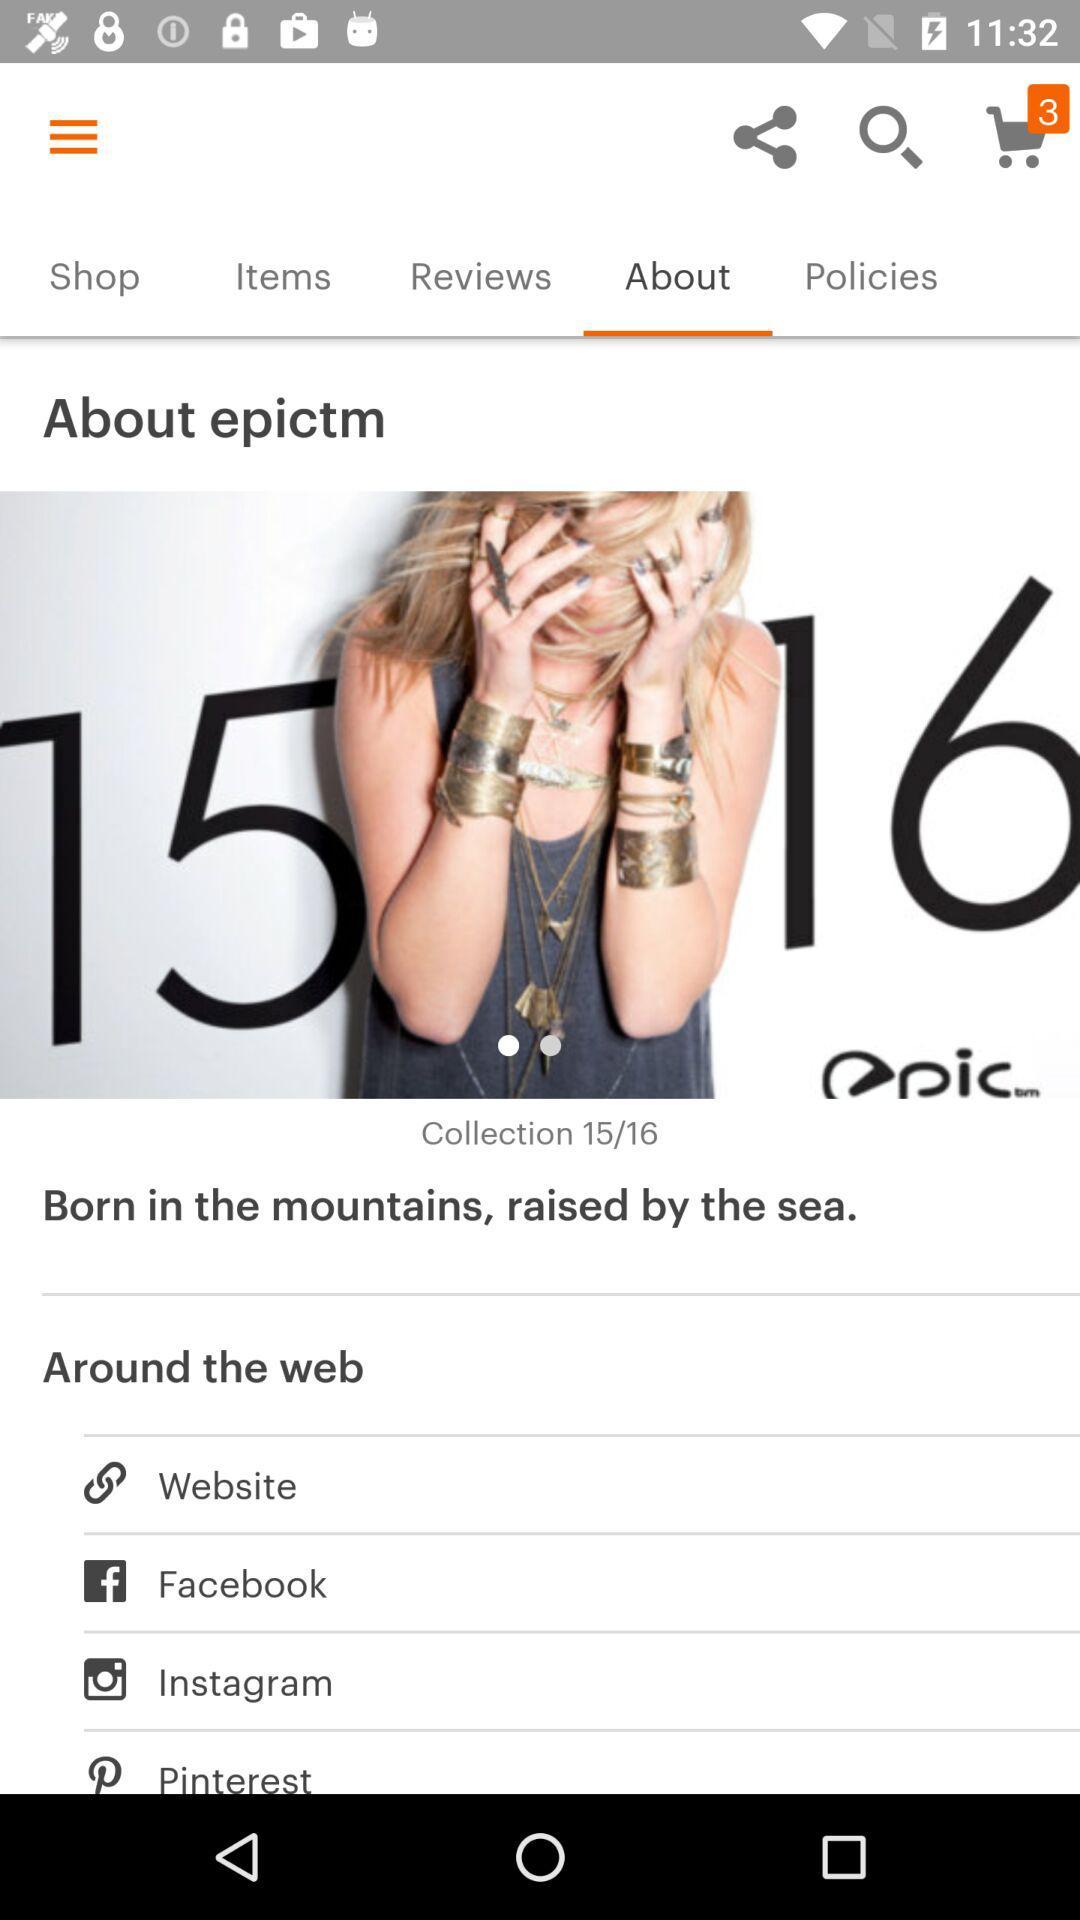 The width and height of the screenshot is (1080, 1920). I want to click on the icon below the born in the, so click(540, 1362).